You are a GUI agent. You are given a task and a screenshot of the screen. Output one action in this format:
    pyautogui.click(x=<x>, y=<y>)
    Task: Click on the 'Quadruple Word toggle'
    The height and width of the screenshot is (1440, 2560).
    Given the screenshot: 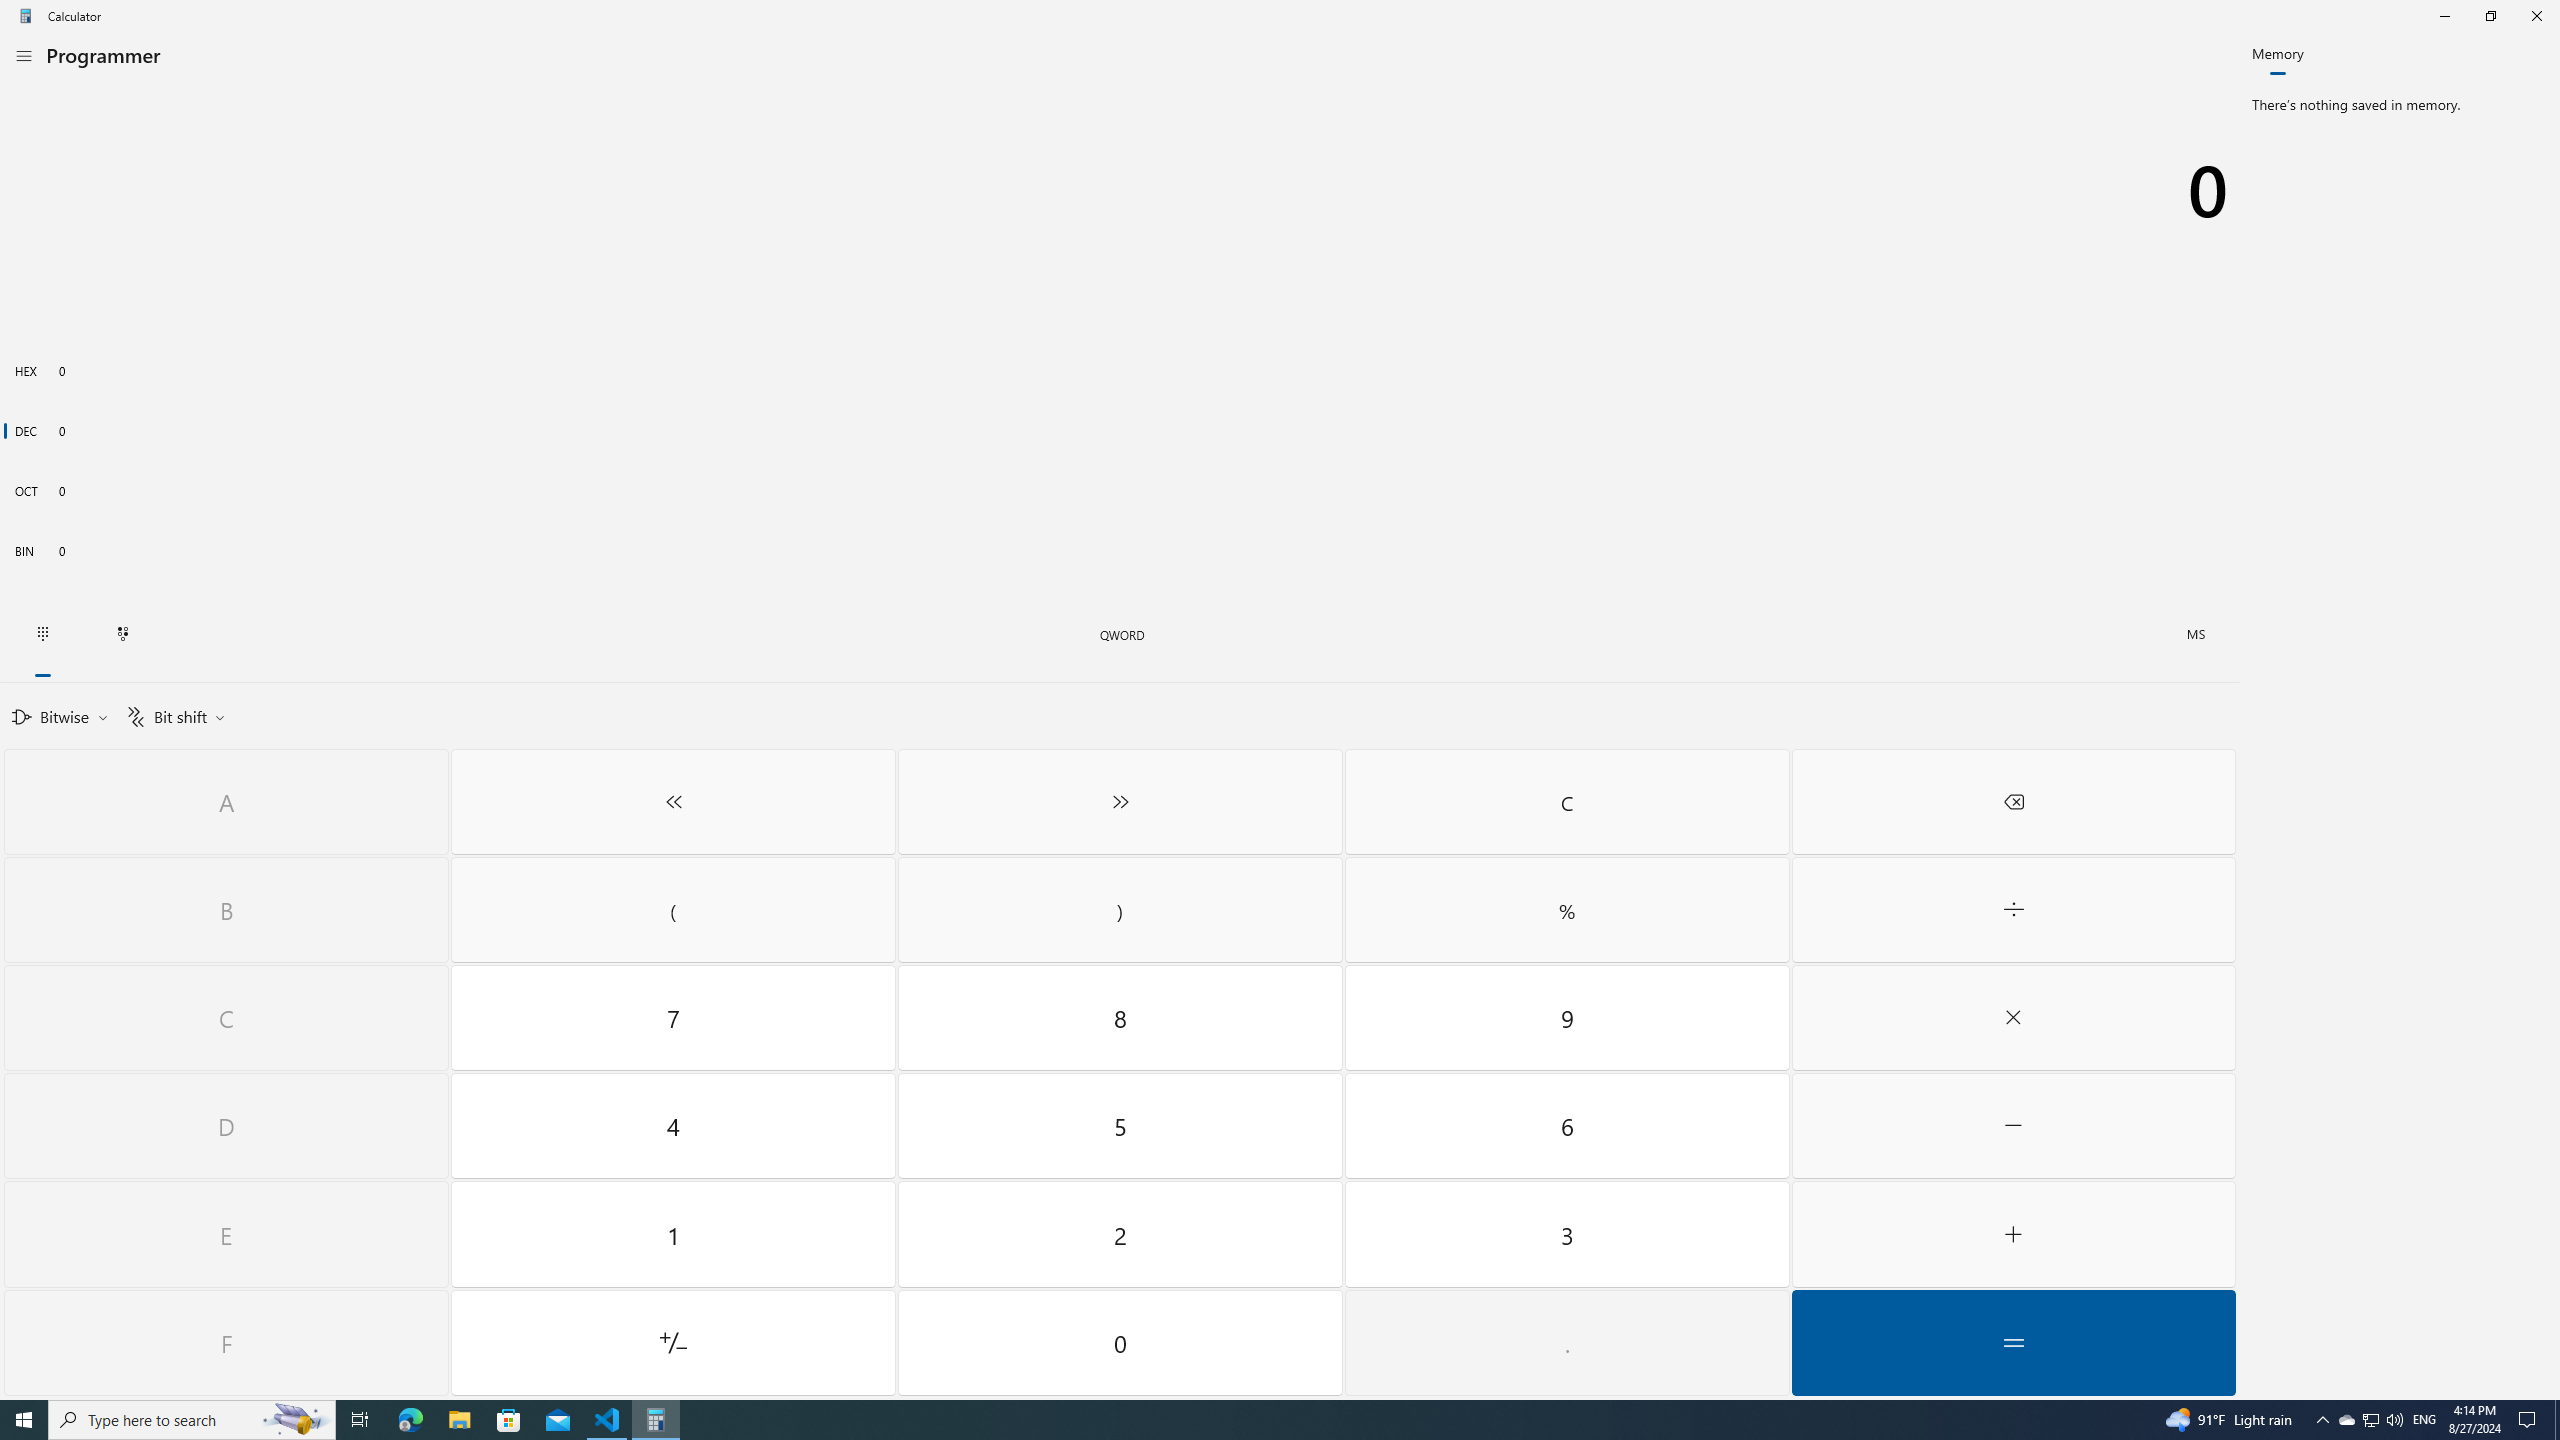 What is the action you would take?
    pyautogui.click(x=1121, y=635)
    